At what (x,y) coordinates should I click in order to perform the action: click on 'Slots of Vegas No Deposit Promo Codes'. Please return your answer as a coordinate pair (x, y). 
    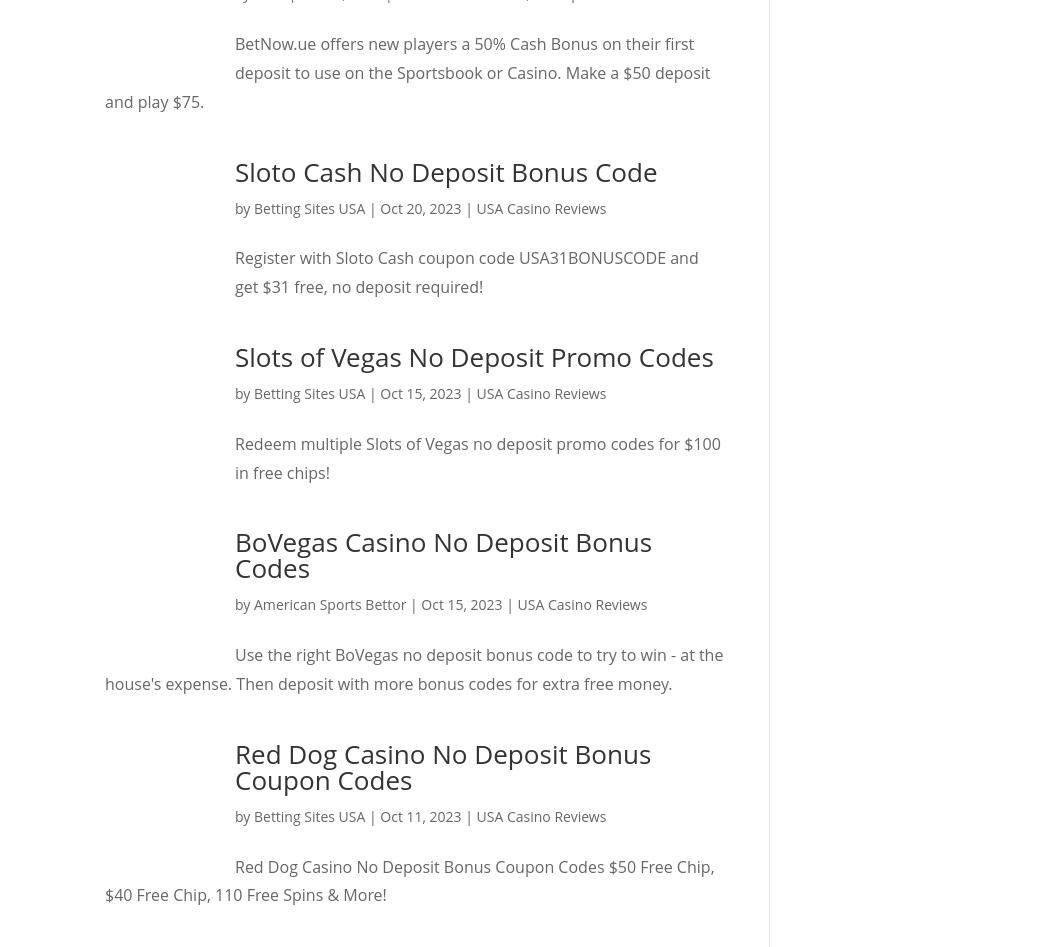
    Looking at the image, I should click on (234, 354).